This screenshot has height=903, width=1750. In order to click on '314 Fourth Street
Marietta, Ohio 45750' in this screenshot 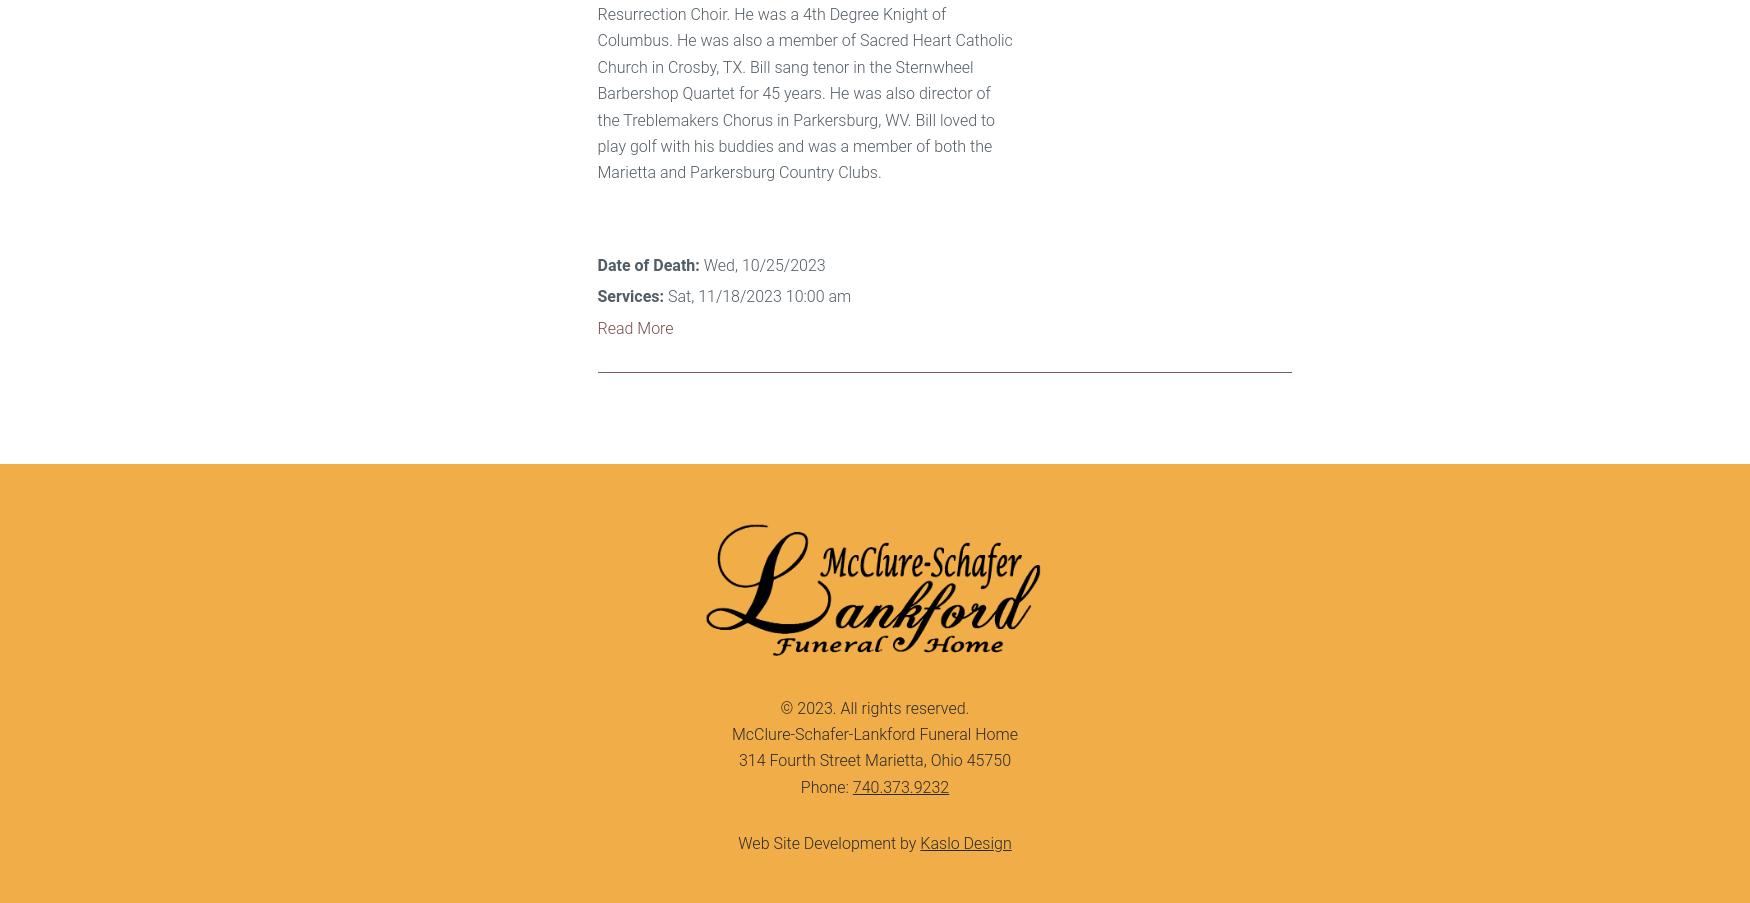, I will do `click(874, 760)`.